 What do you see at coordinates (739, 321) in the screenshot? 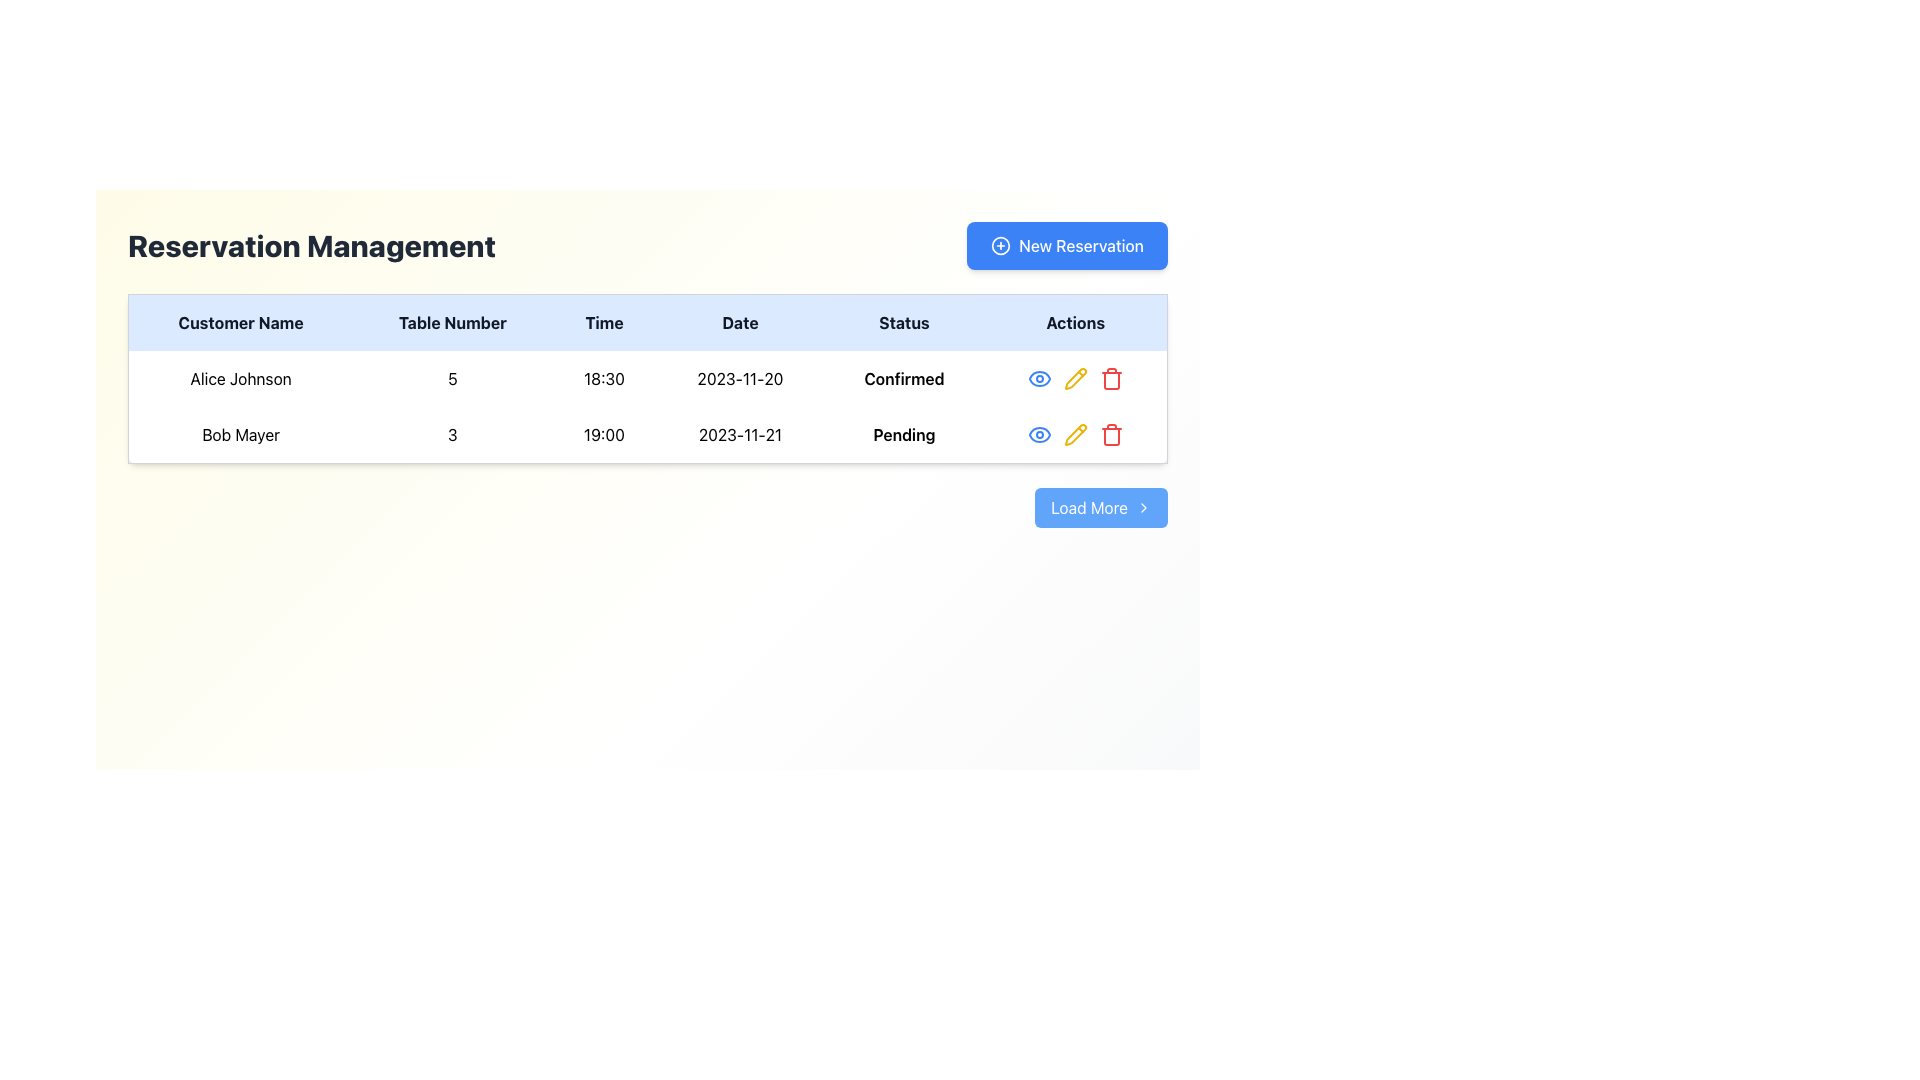
I see `the 'Date' text label, which is a bold, black font element located in the header row of the table, centered horizontally with a light blue background` at bounding box center [739, 321].